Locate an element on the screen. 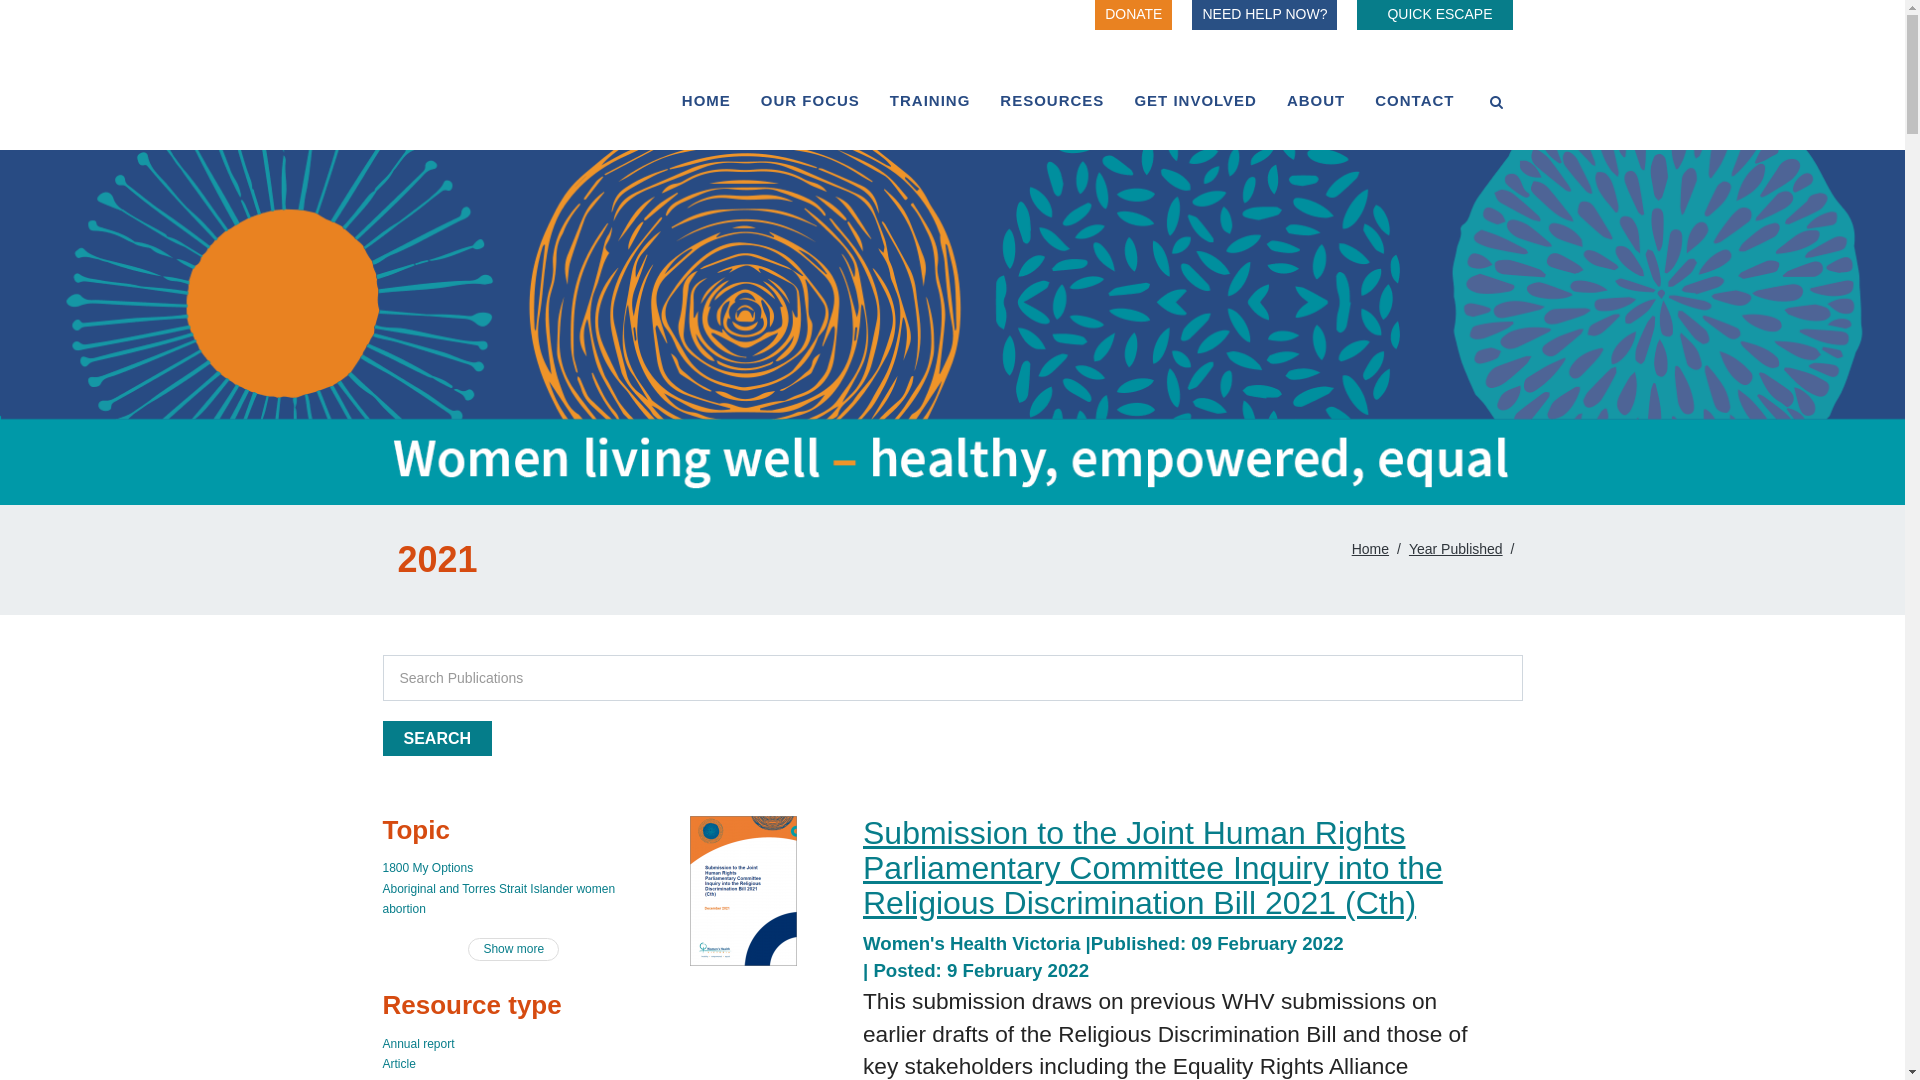 This screenshot has width=1920, height=1080. 'CONTACT' is located at coordinates (1413, 100).